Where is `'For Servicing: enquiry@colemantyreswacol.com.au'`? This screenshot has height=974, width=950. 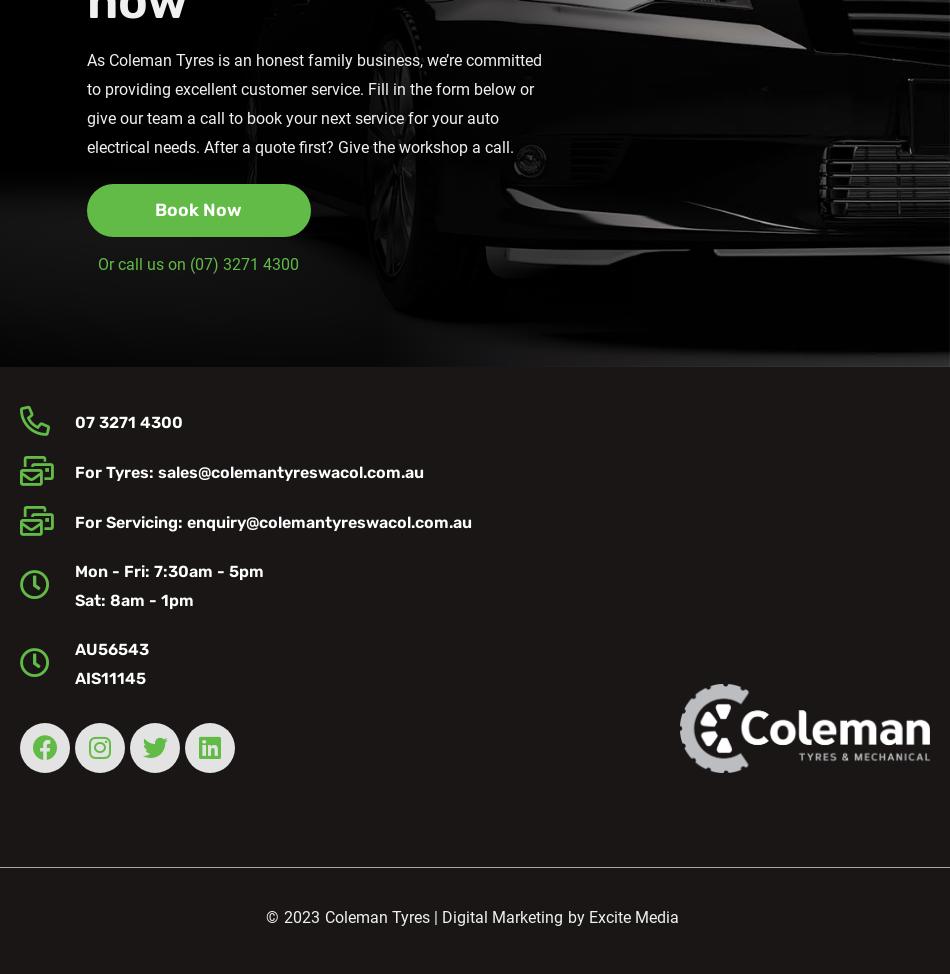
'For Servicing: enquiry@colemantyreswacol.com.au' is located at coordinates (271, 521).